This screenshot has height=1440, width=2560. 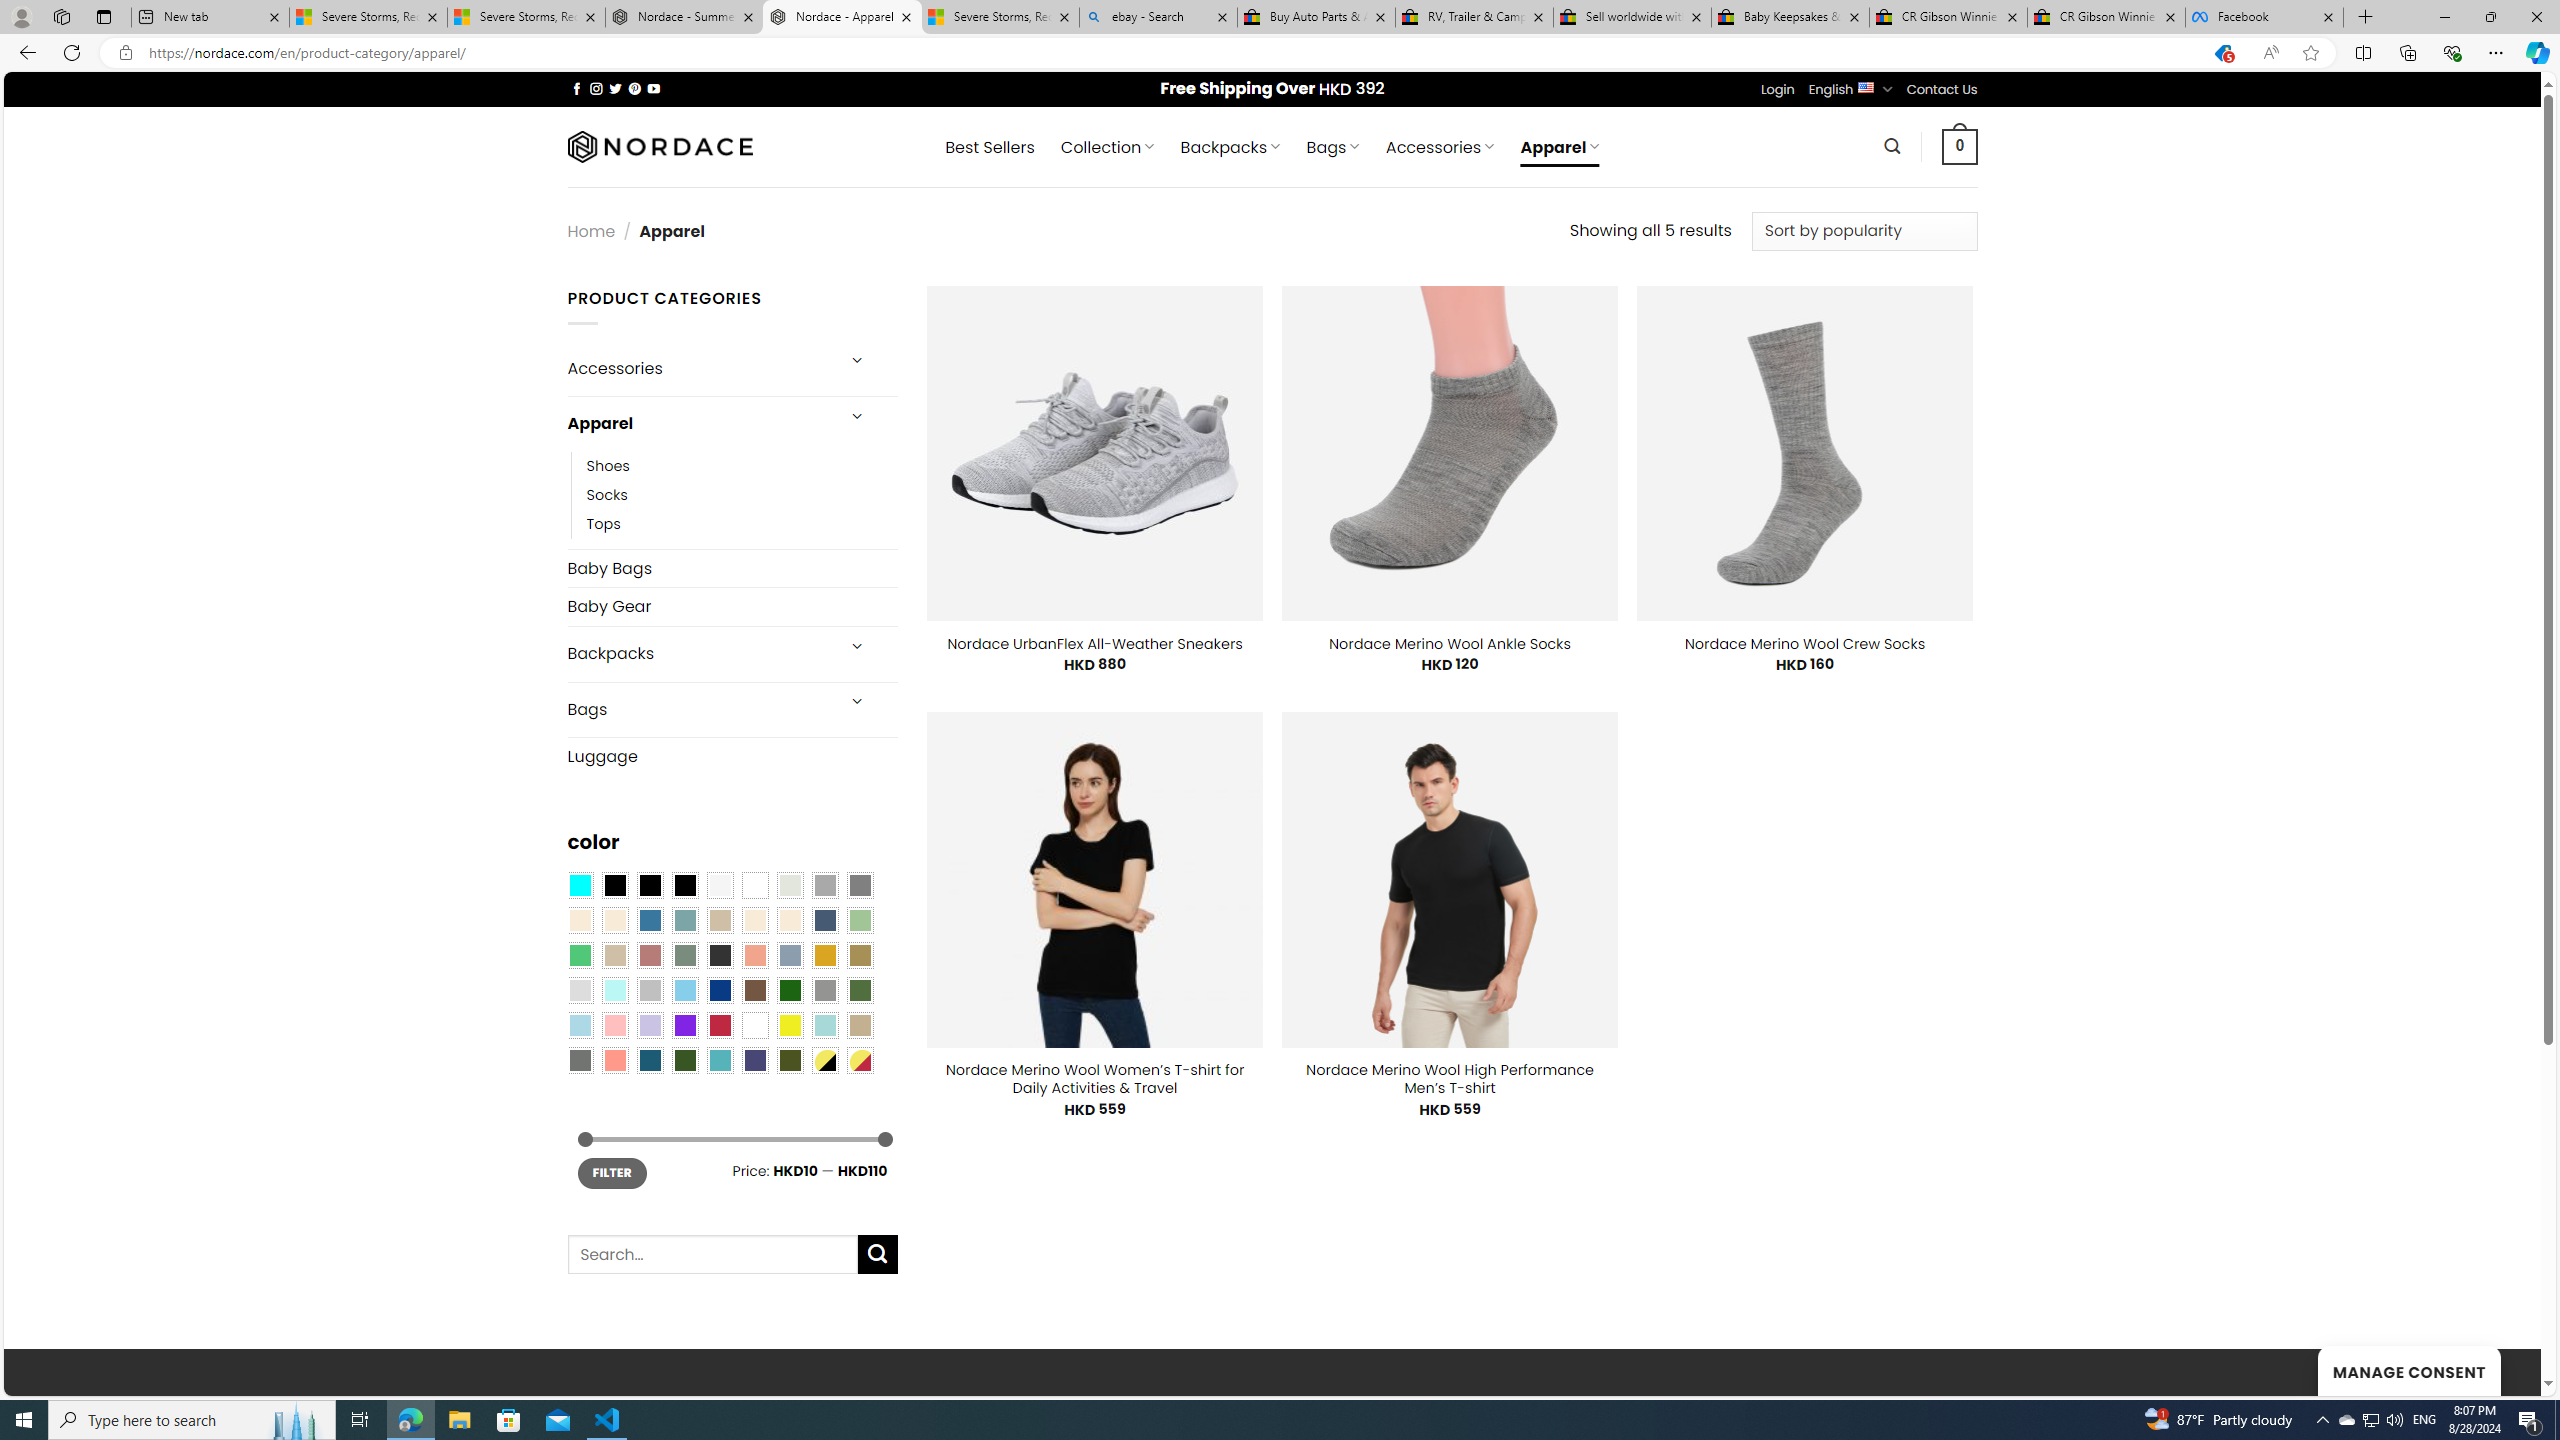 I want to click on 'Light Gray', so click(x=578, y=989).